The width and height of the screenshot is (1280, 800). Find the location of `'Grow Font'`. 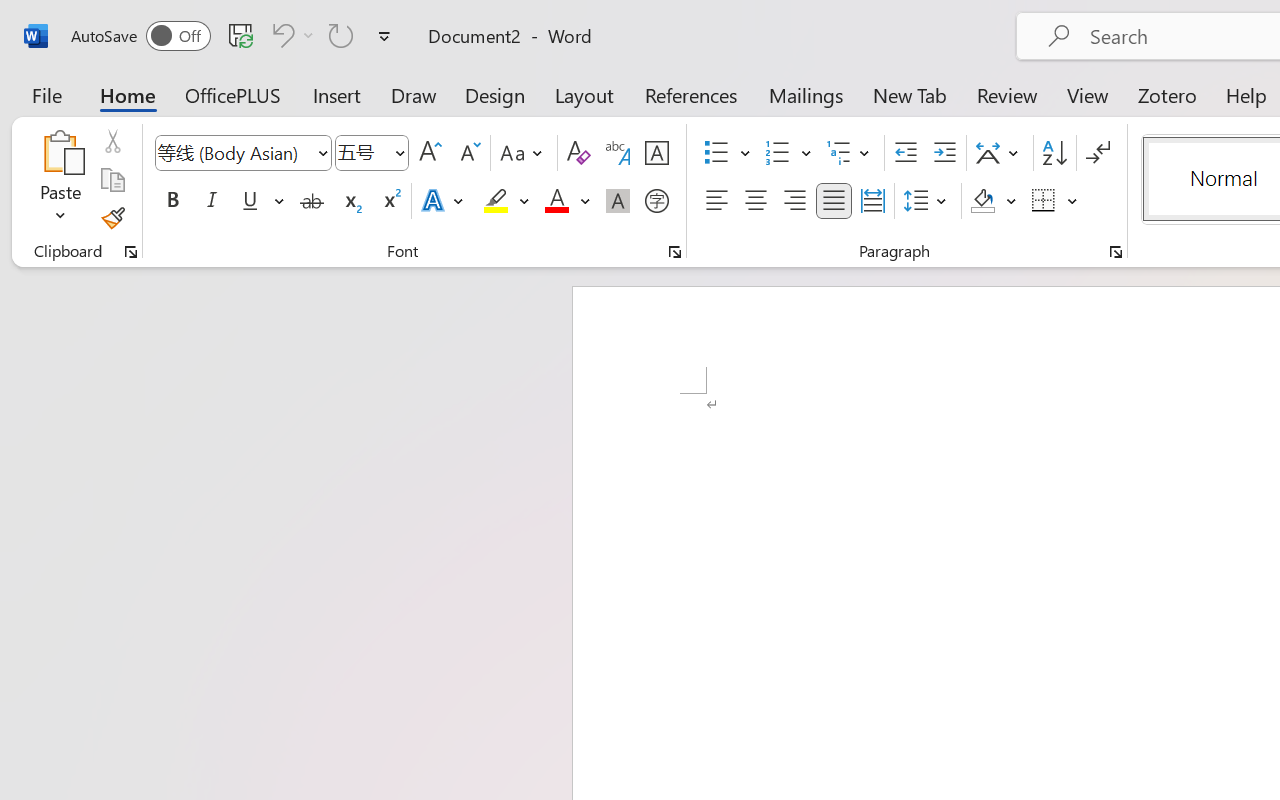

'Grow Font' is located at coordinates (429, 153).